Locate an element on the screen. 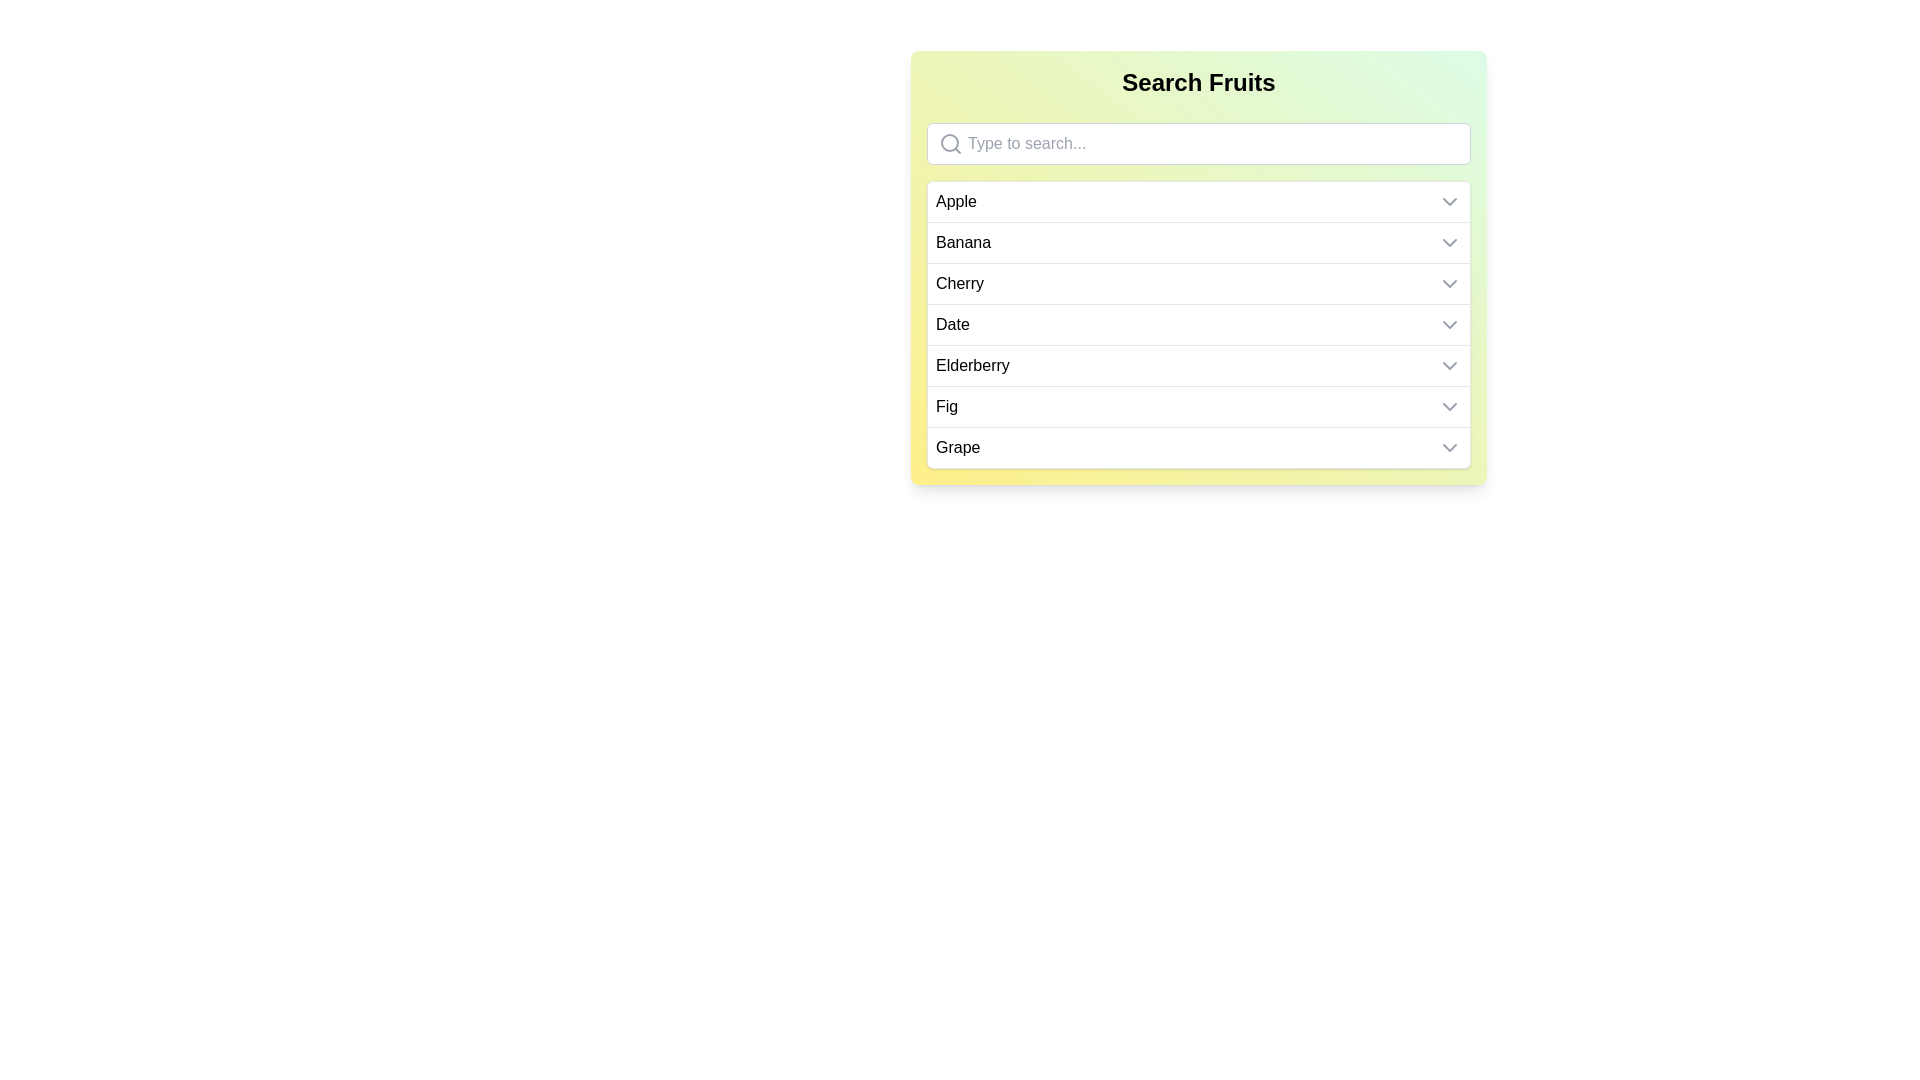 Image resolution: width=1920 pixels, height=1080 pixels. the sixth list item labeled 'Fig' in the 'Search Fruits' dropdown, positioned between 'Elderberry' and 'Grape' is located at coordinates (1199, 405).